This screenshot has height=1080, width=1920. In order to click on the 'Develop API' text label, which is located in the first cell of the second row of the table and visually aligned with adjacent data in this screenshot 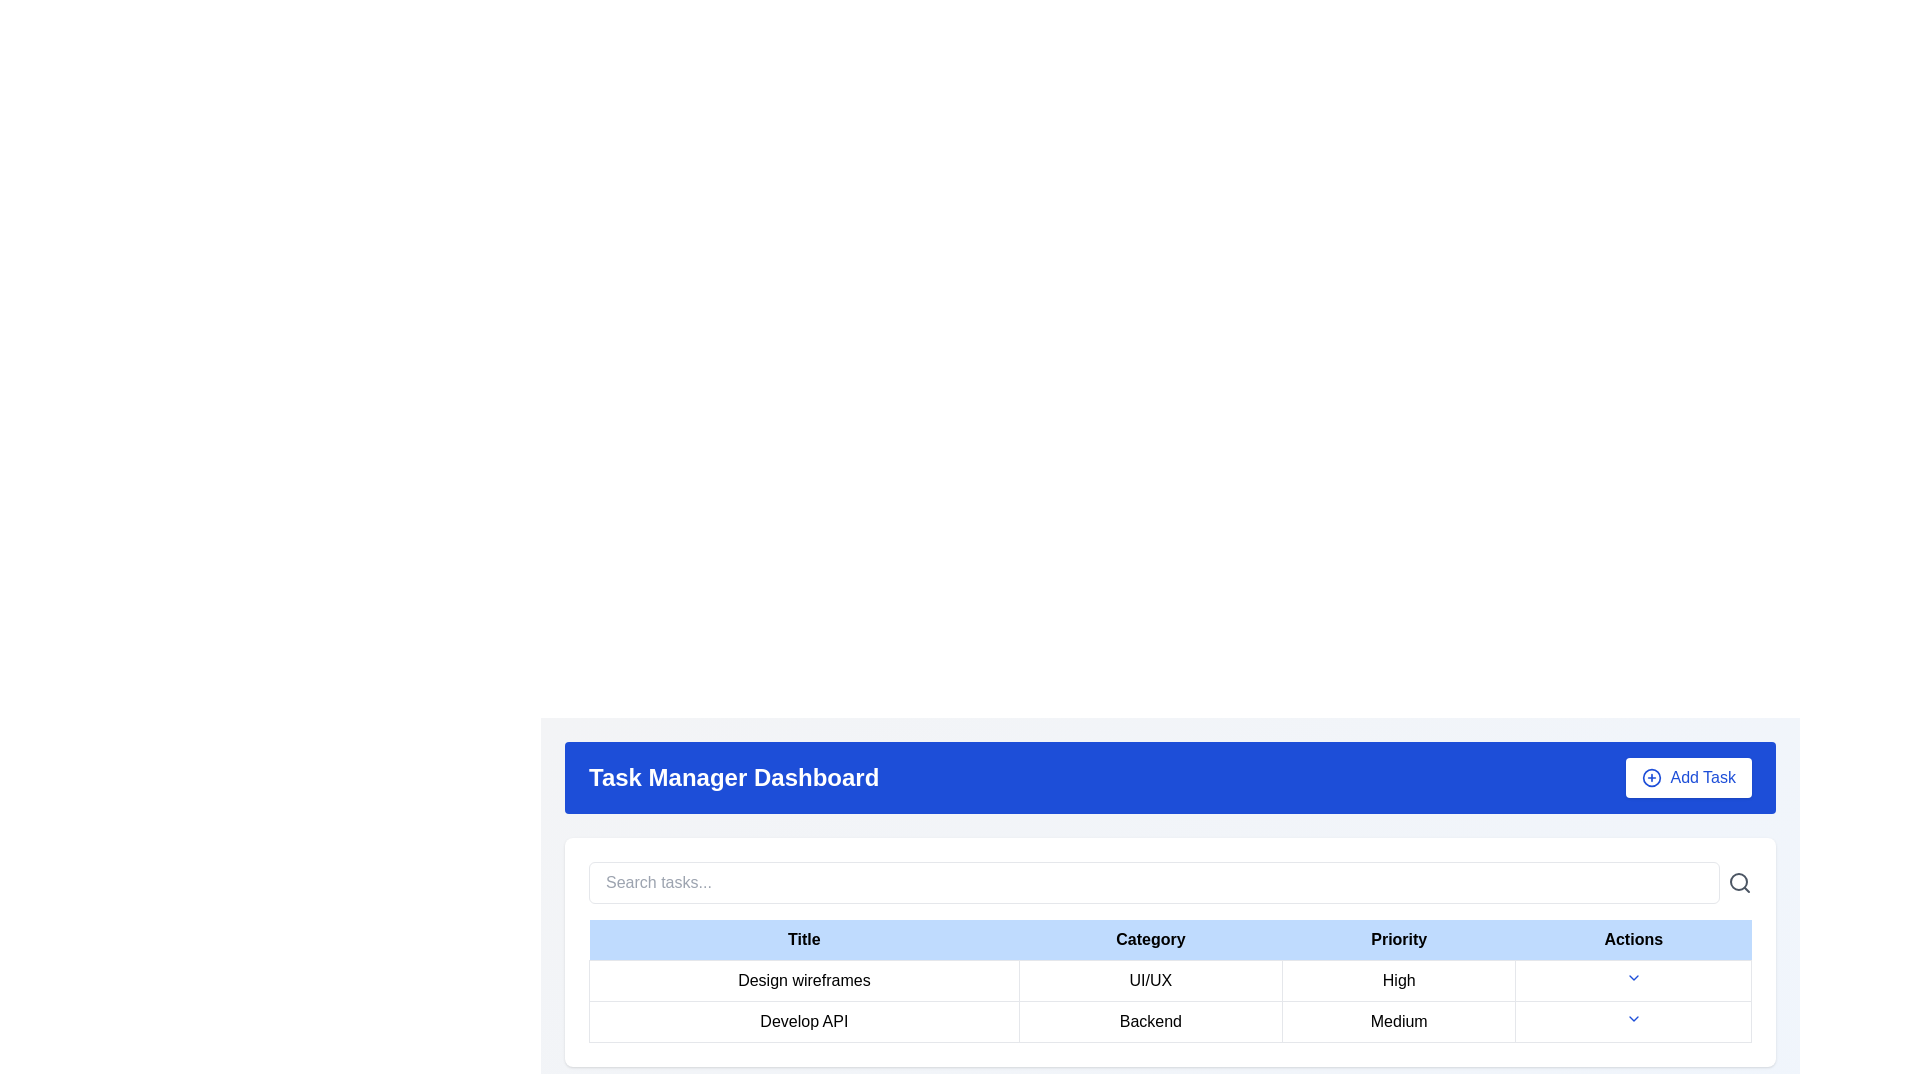, I will do `click(804, 1022)`.